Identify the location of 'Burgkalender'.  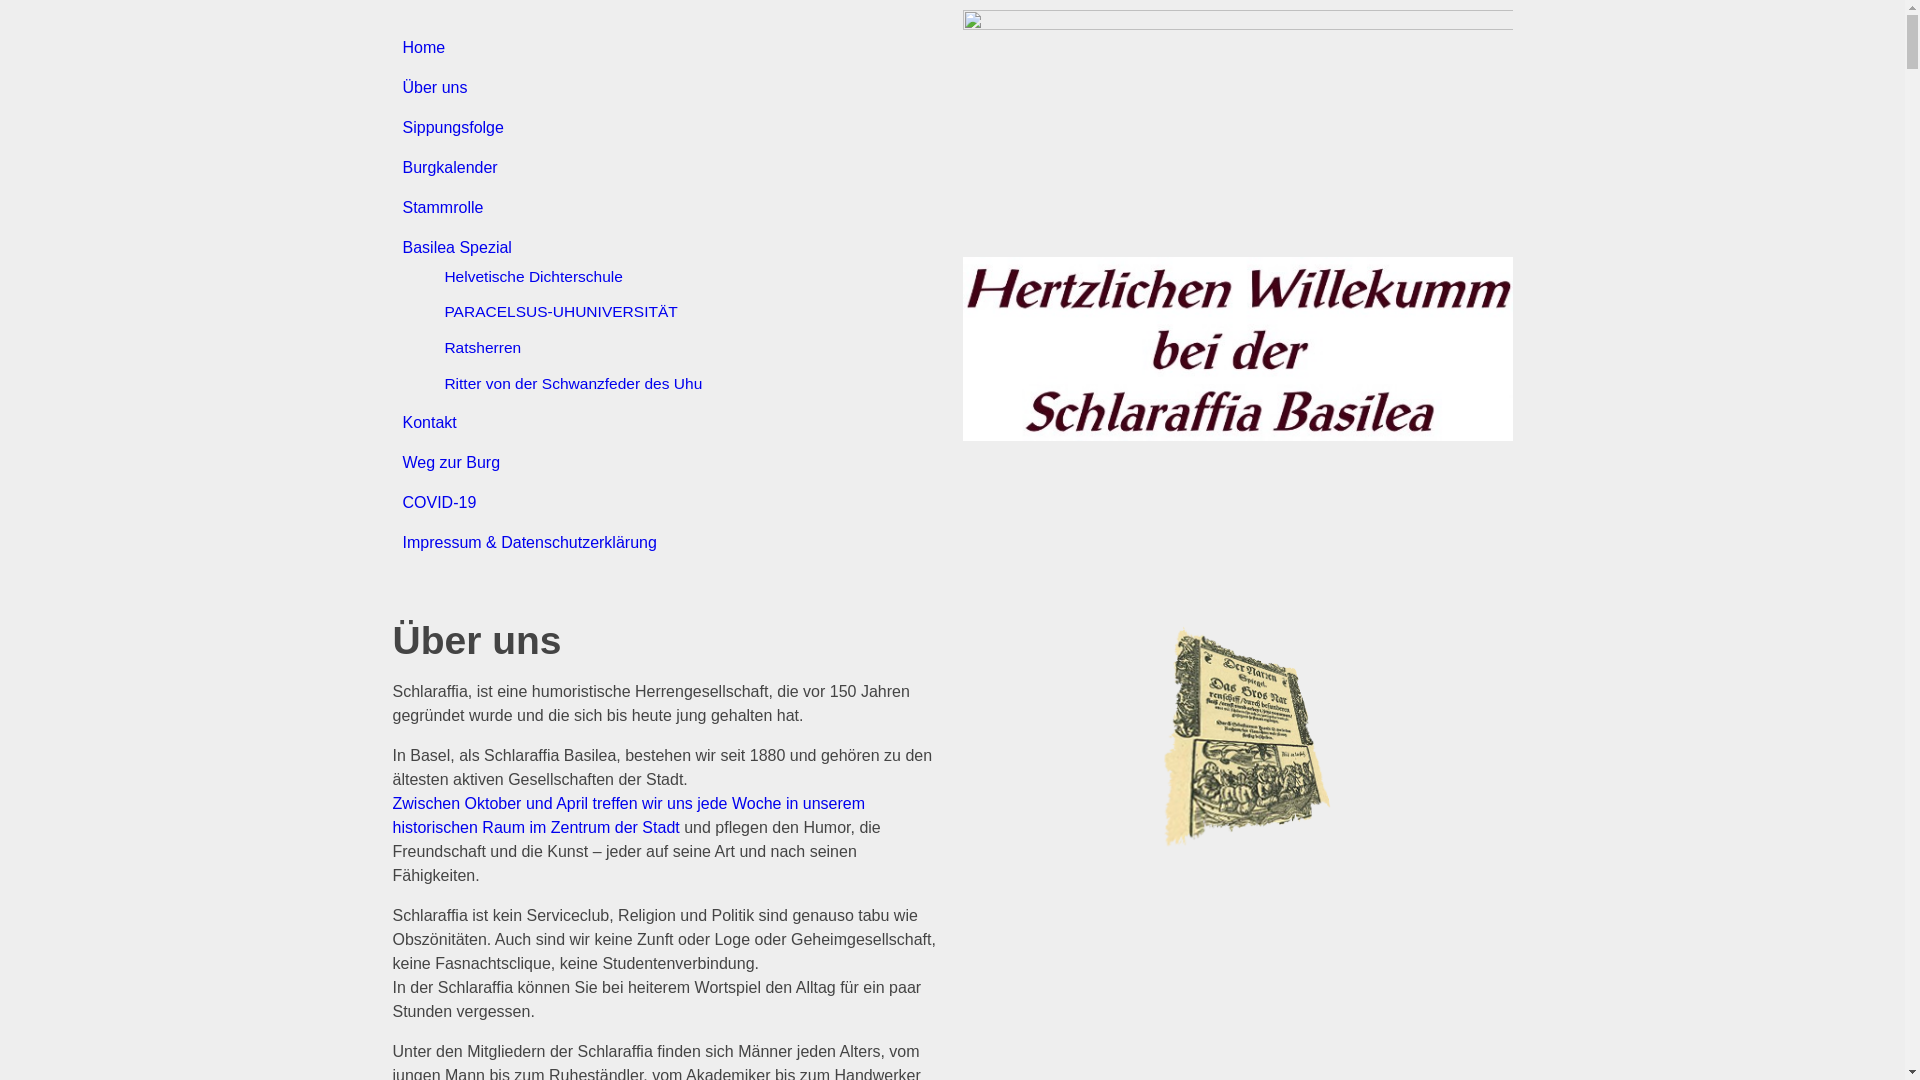
(448, 166).